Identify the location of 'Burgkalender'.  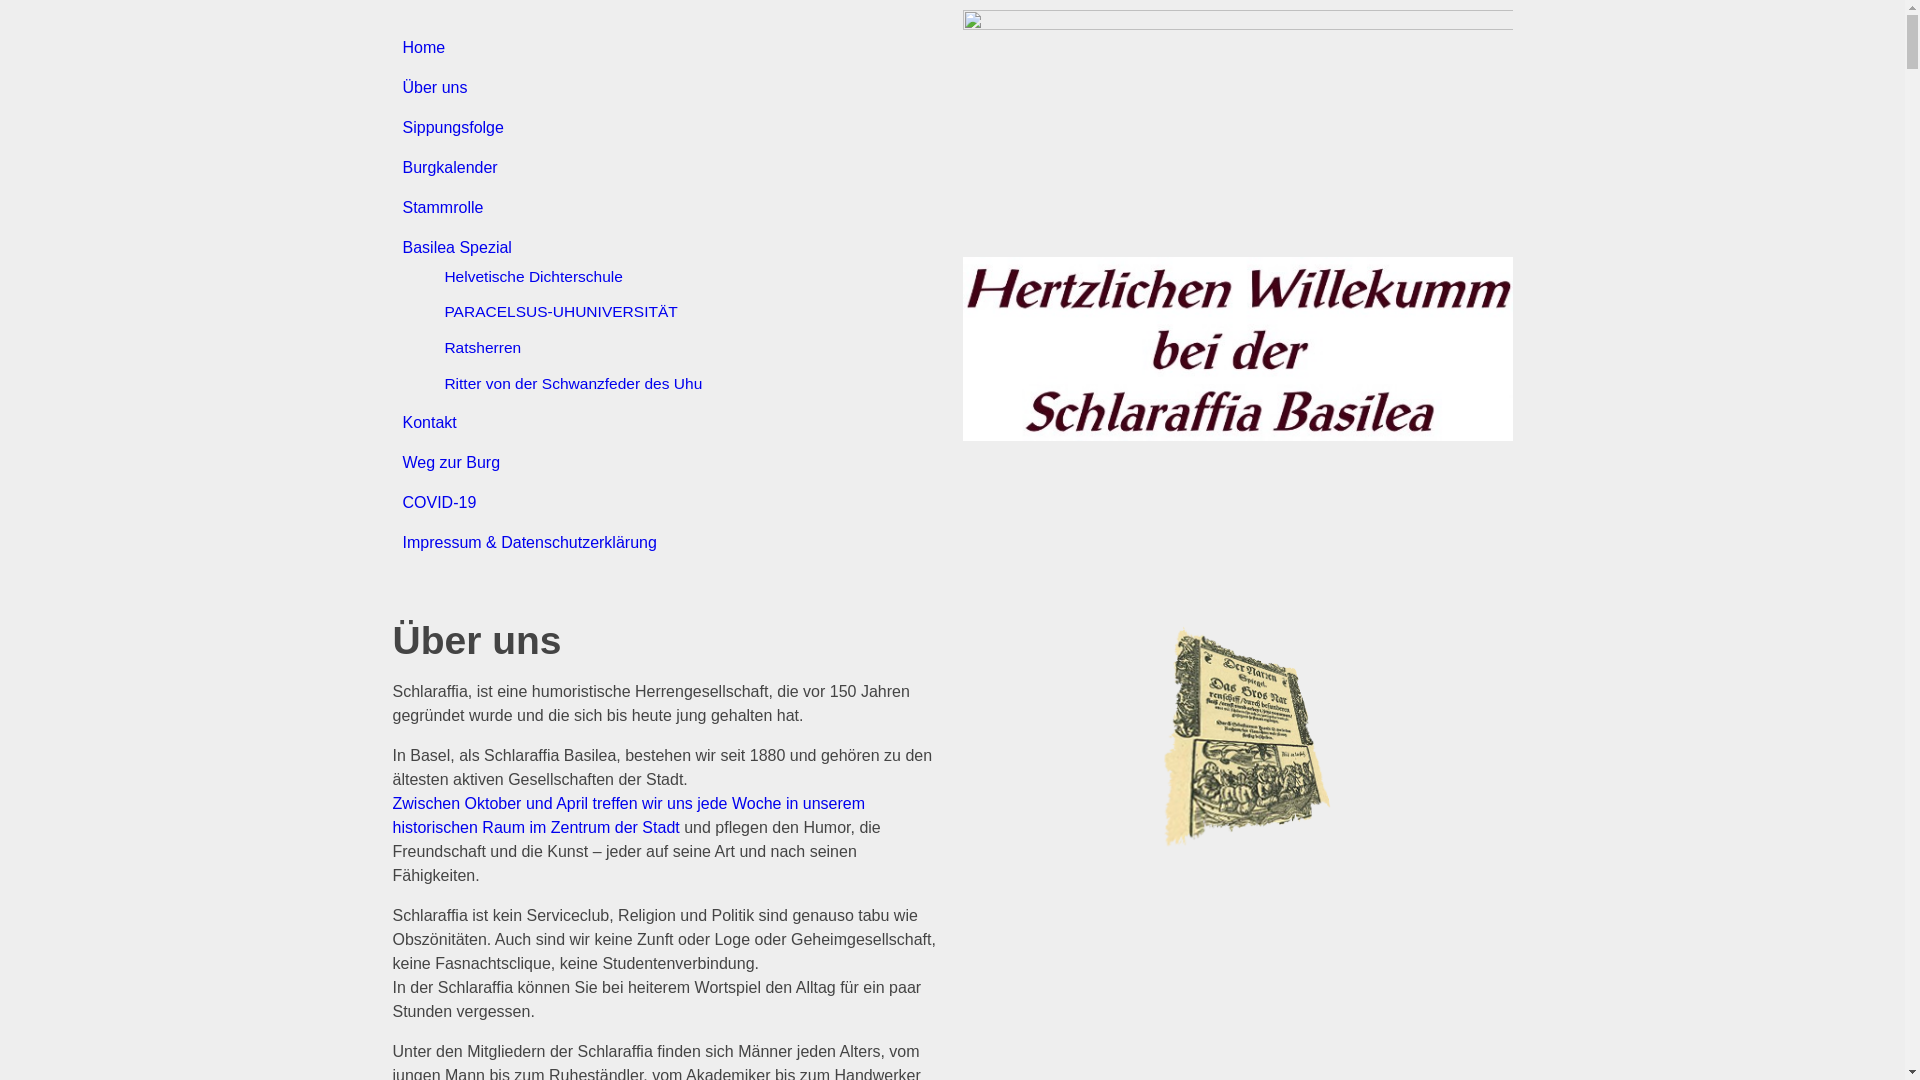
(448, 166).